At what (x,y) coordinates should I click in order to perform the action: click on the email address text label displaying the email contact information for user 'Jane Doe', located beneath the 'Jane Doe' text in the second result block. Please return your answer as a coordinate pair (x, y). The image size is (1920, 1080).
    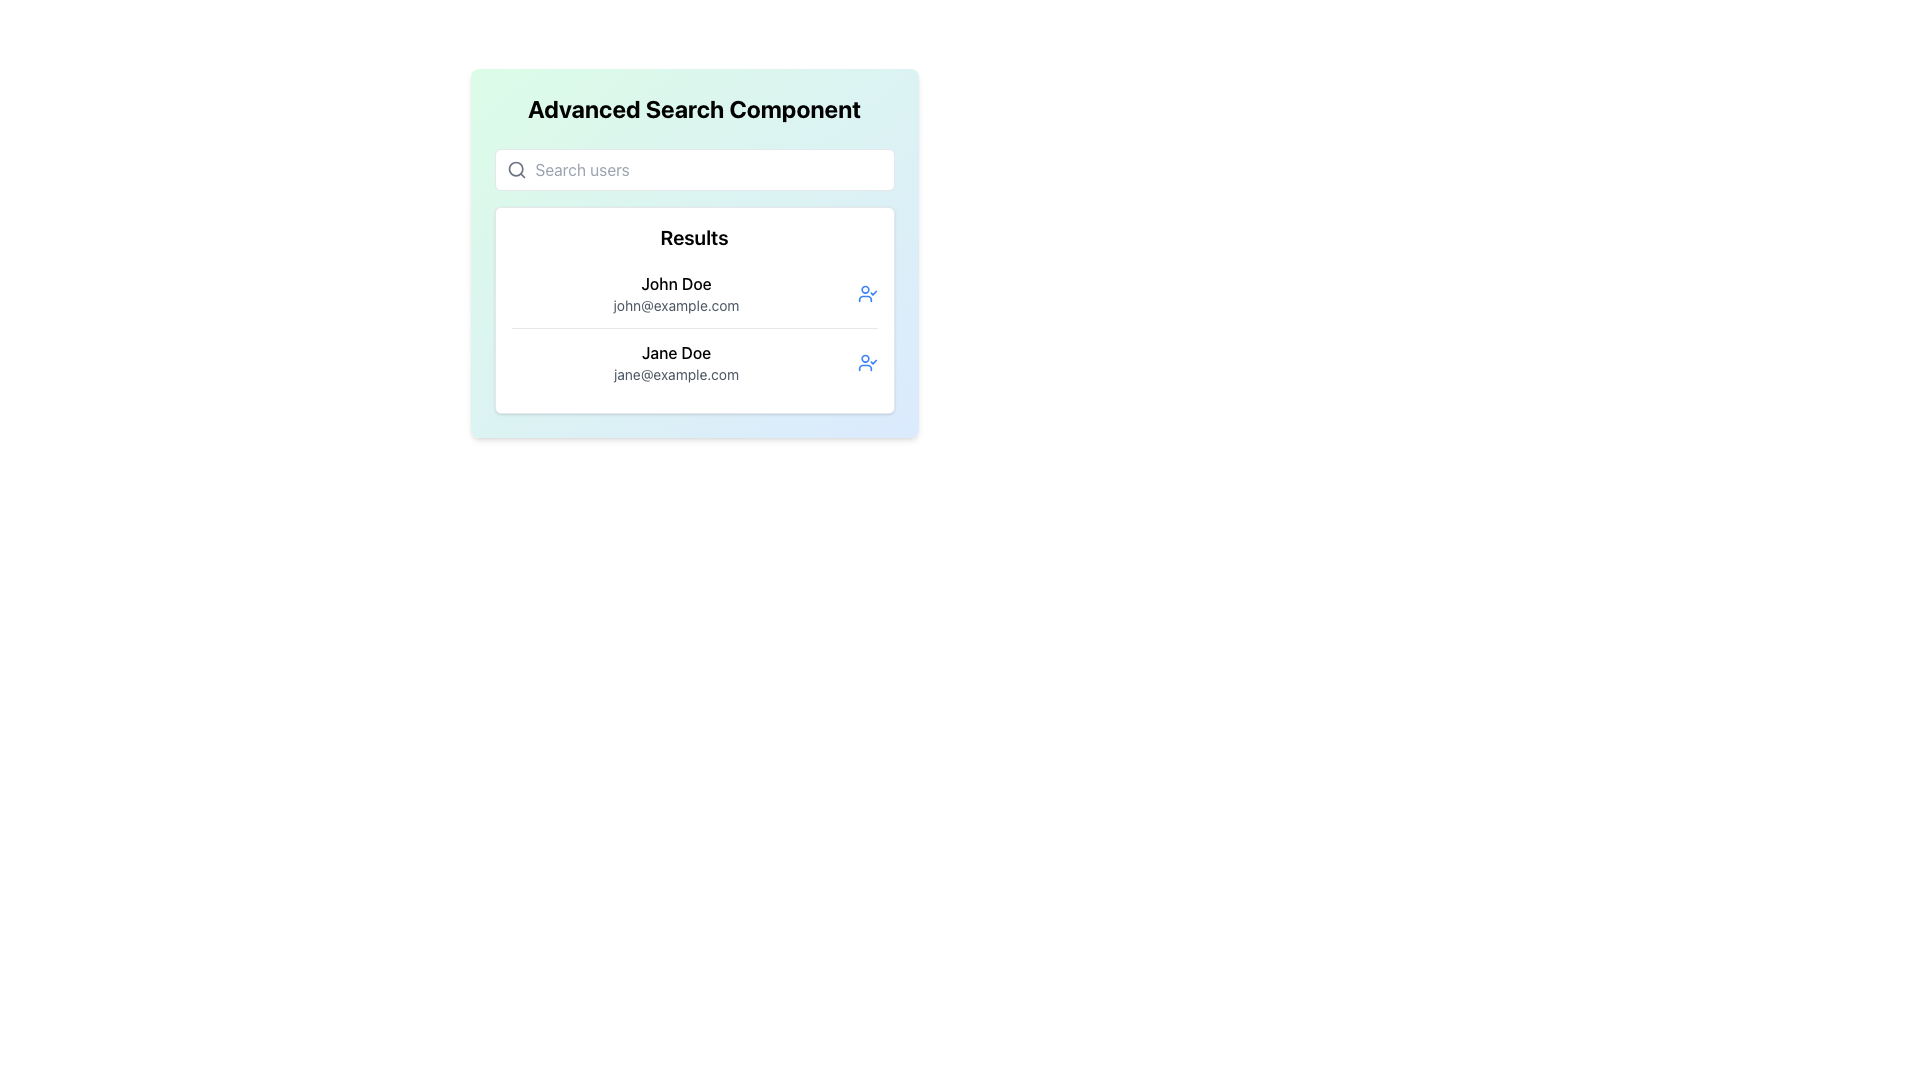
    Looking at the image, I should click on (676, 374).